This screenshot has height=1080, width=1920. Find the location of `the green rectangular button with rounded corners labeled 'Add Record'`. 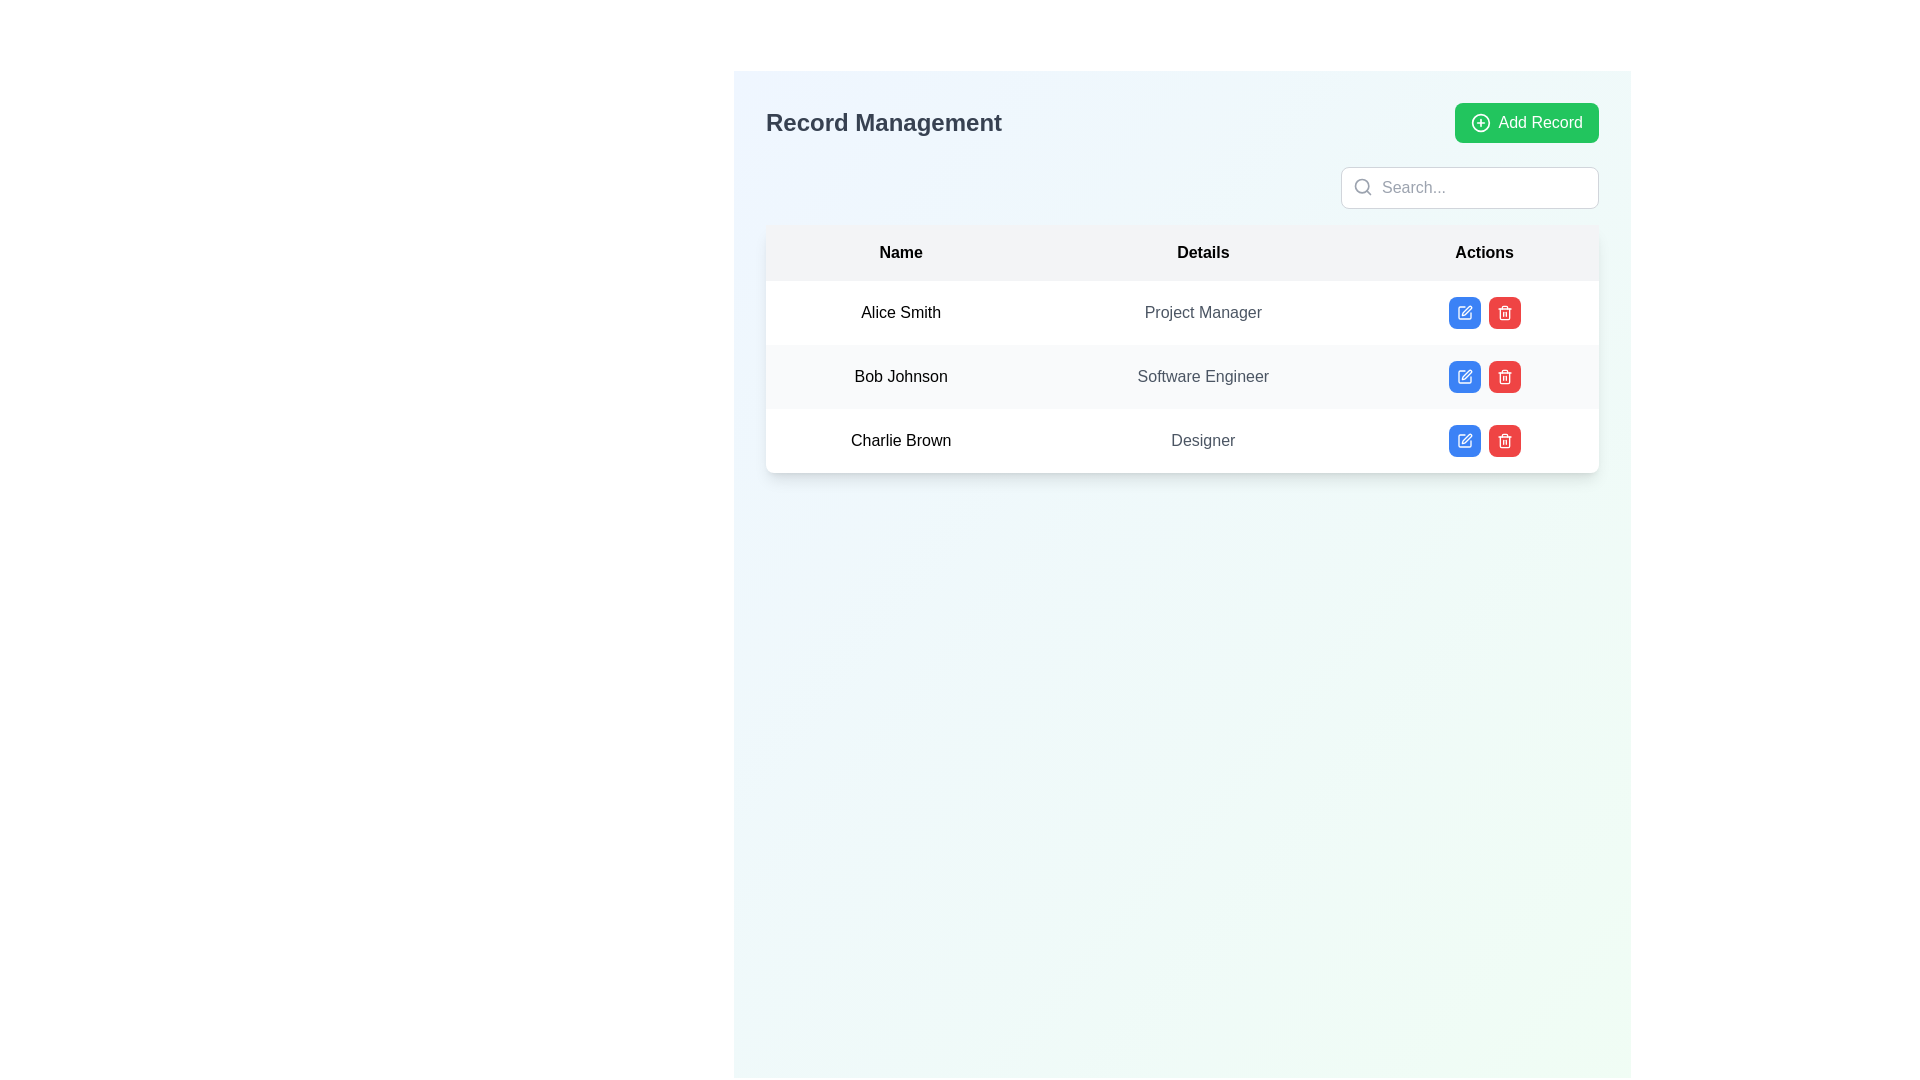

the green rectangular button with rounded corners labeled 'Add Record' is located at coordinates (1525, 123).